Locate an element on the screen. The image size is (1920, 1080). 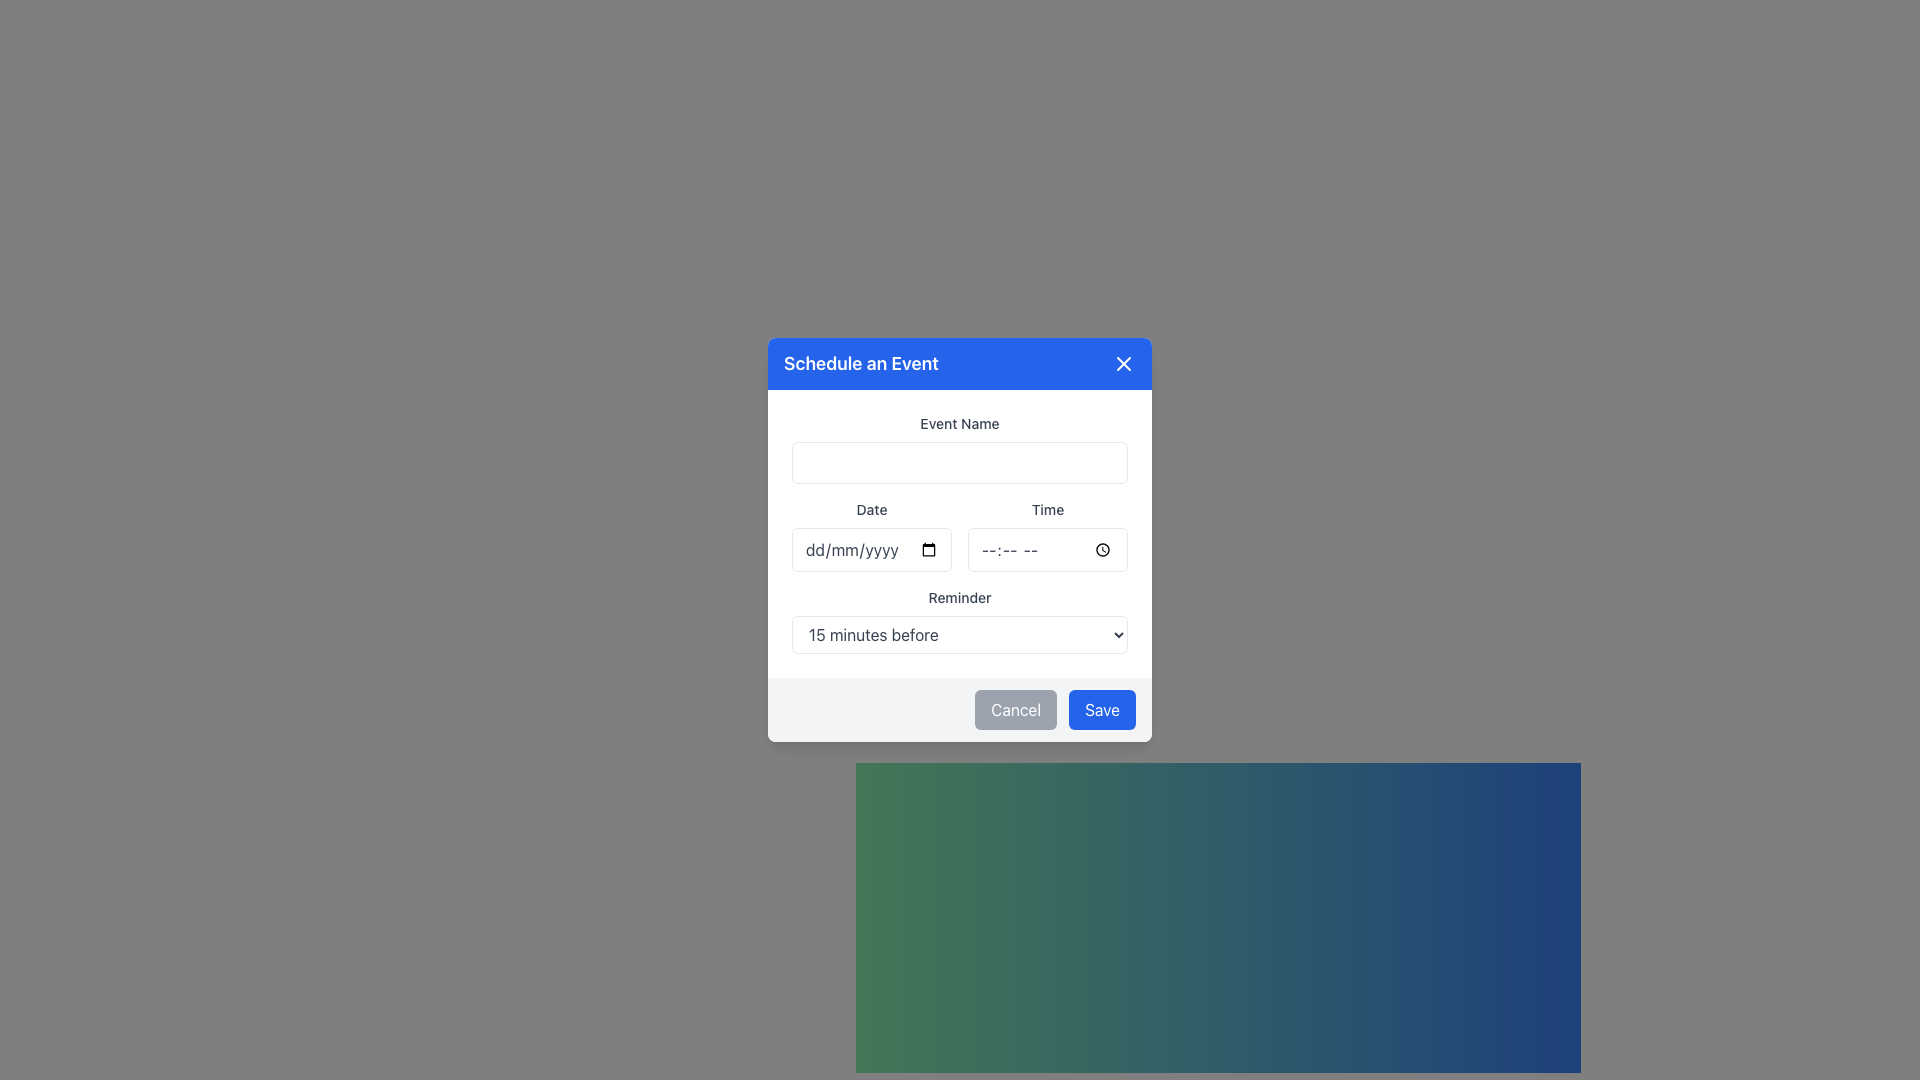
the 'Event Name' label, which displays the text in a medium-sized light gray font, located centrally in the 'Schedule an Event' modal above the event name input field is located at coordinates (960, 423).